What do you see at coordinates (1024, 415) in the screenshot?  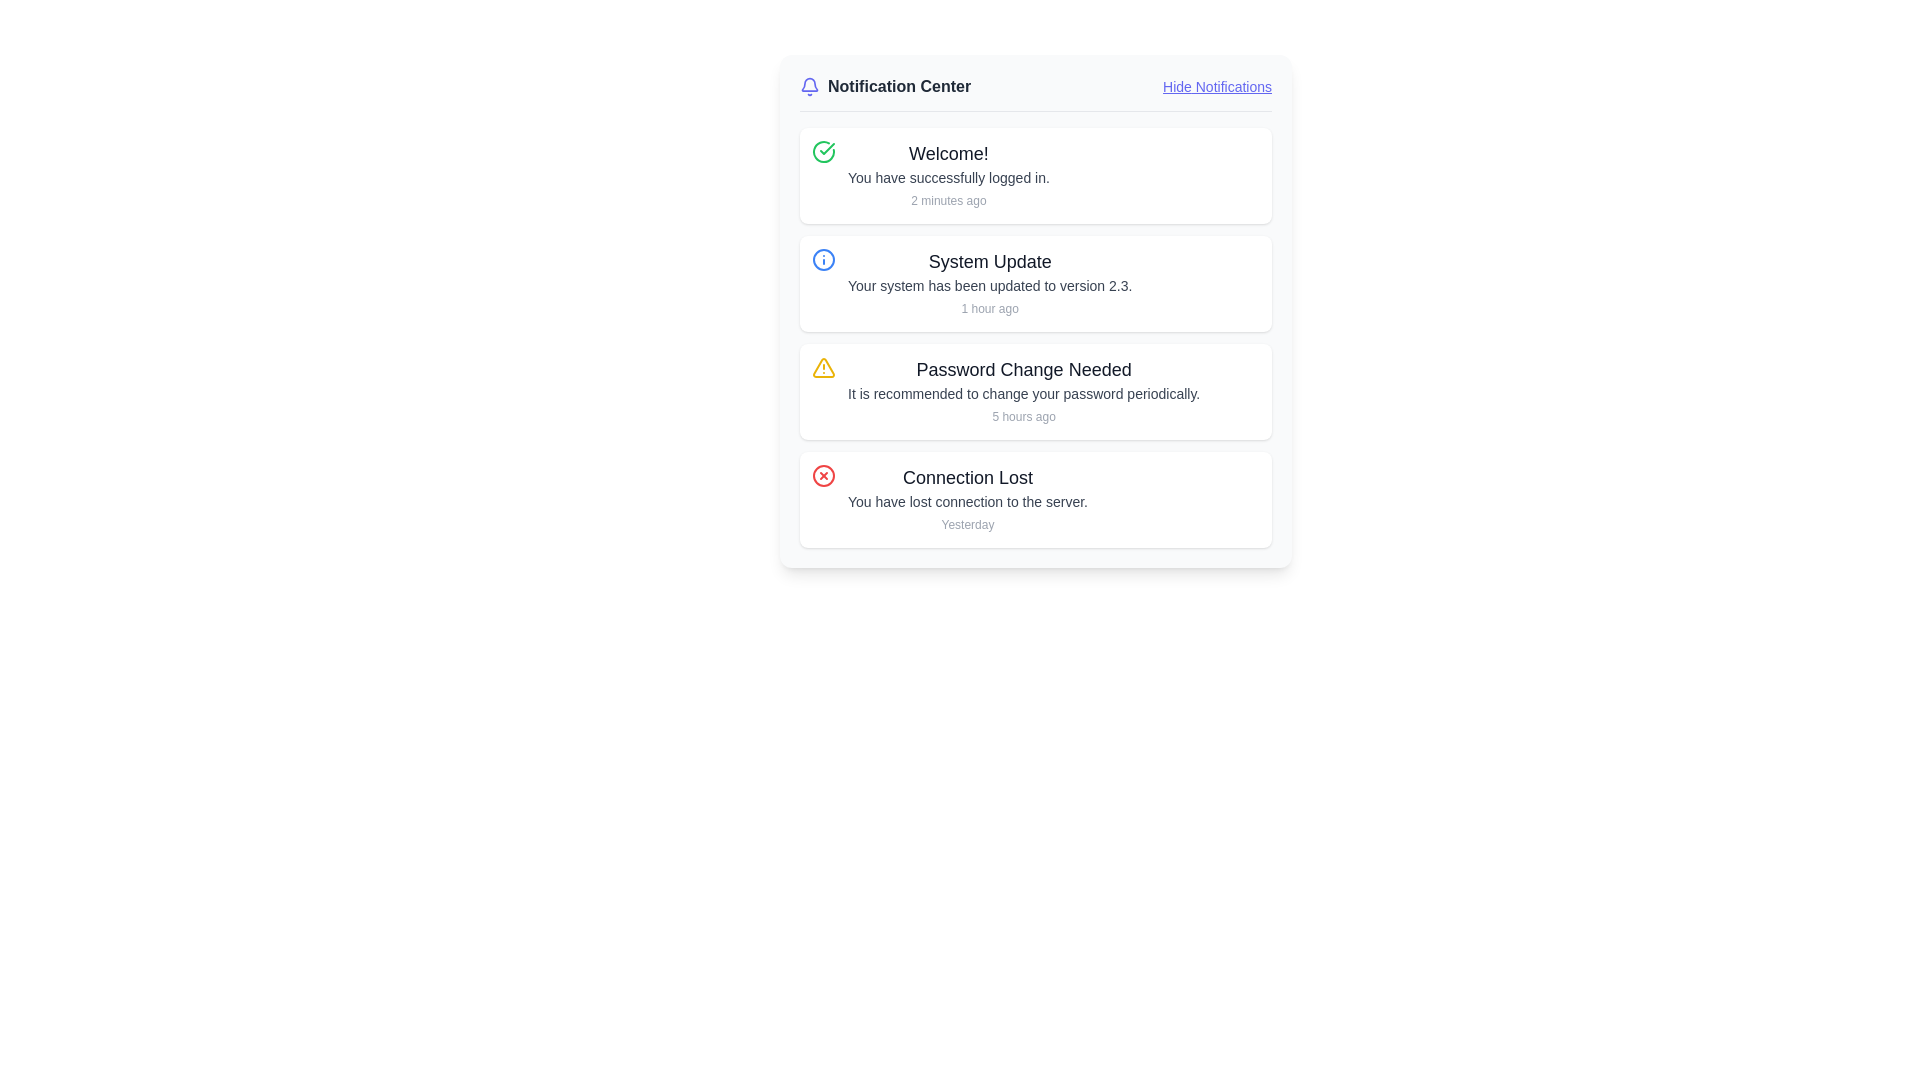 I see `the text label displaying '5 hours ago' in light gray color, located at the bottom-right corner of the 'Password Change Needed' notification card` at bounding box center [1024, 415].